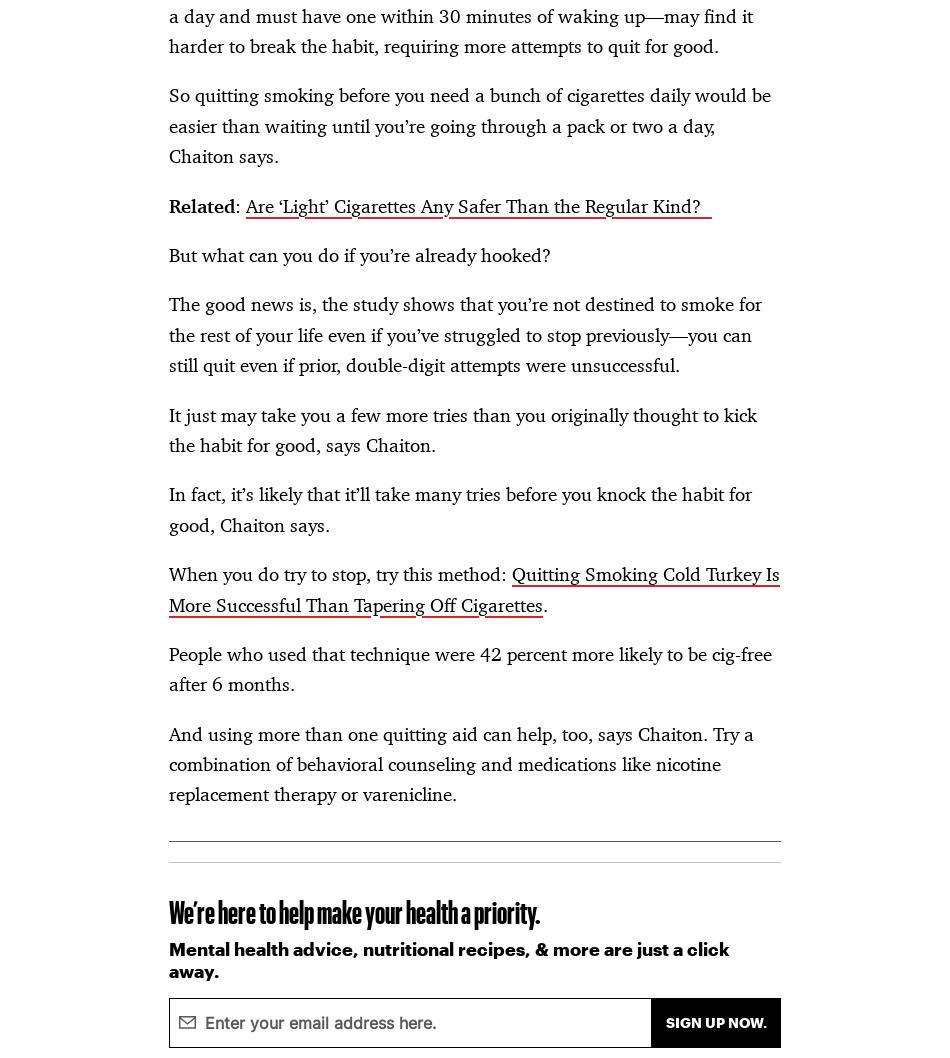  Describe the element at coordinates (72, 63) in the screenshot. I see `'Advertise'` at that location.